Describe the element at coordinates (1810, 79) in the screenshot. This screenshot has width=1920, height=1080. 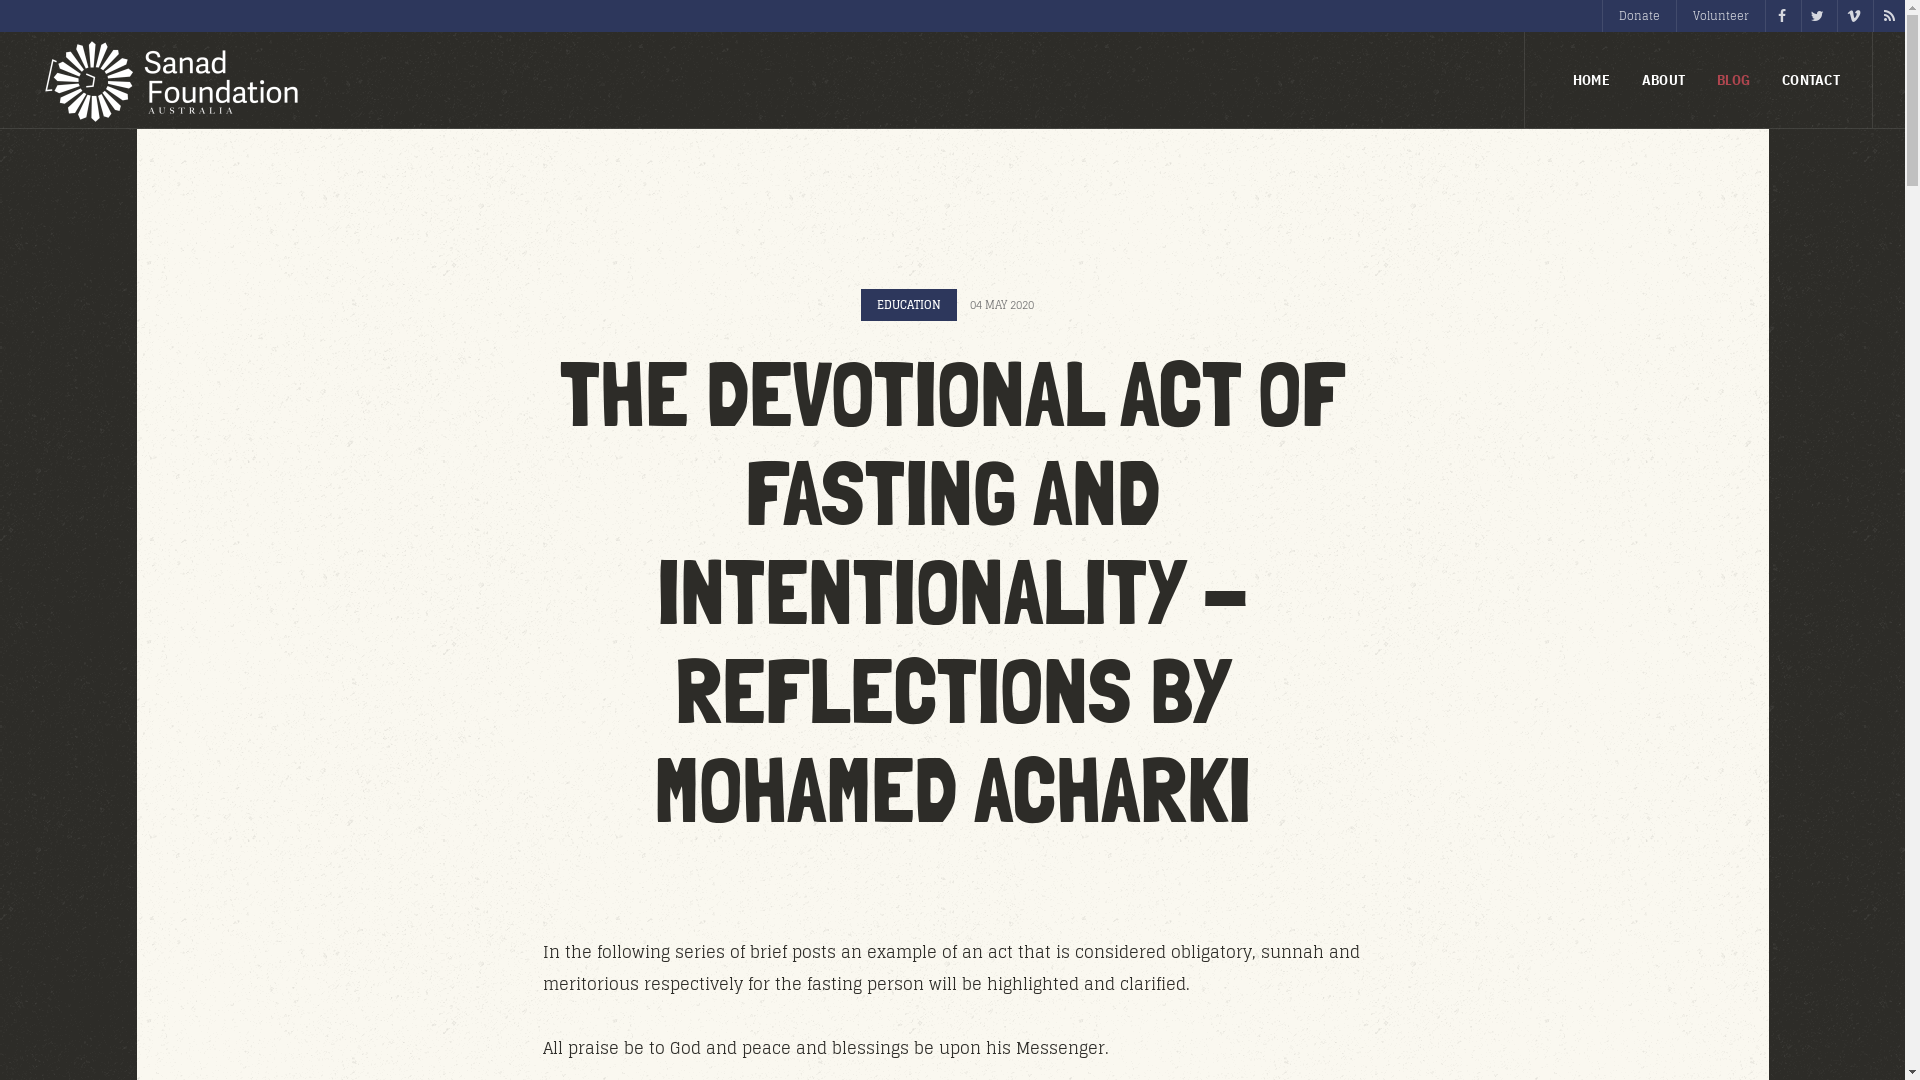
I see `'CONTACT'` at that location.